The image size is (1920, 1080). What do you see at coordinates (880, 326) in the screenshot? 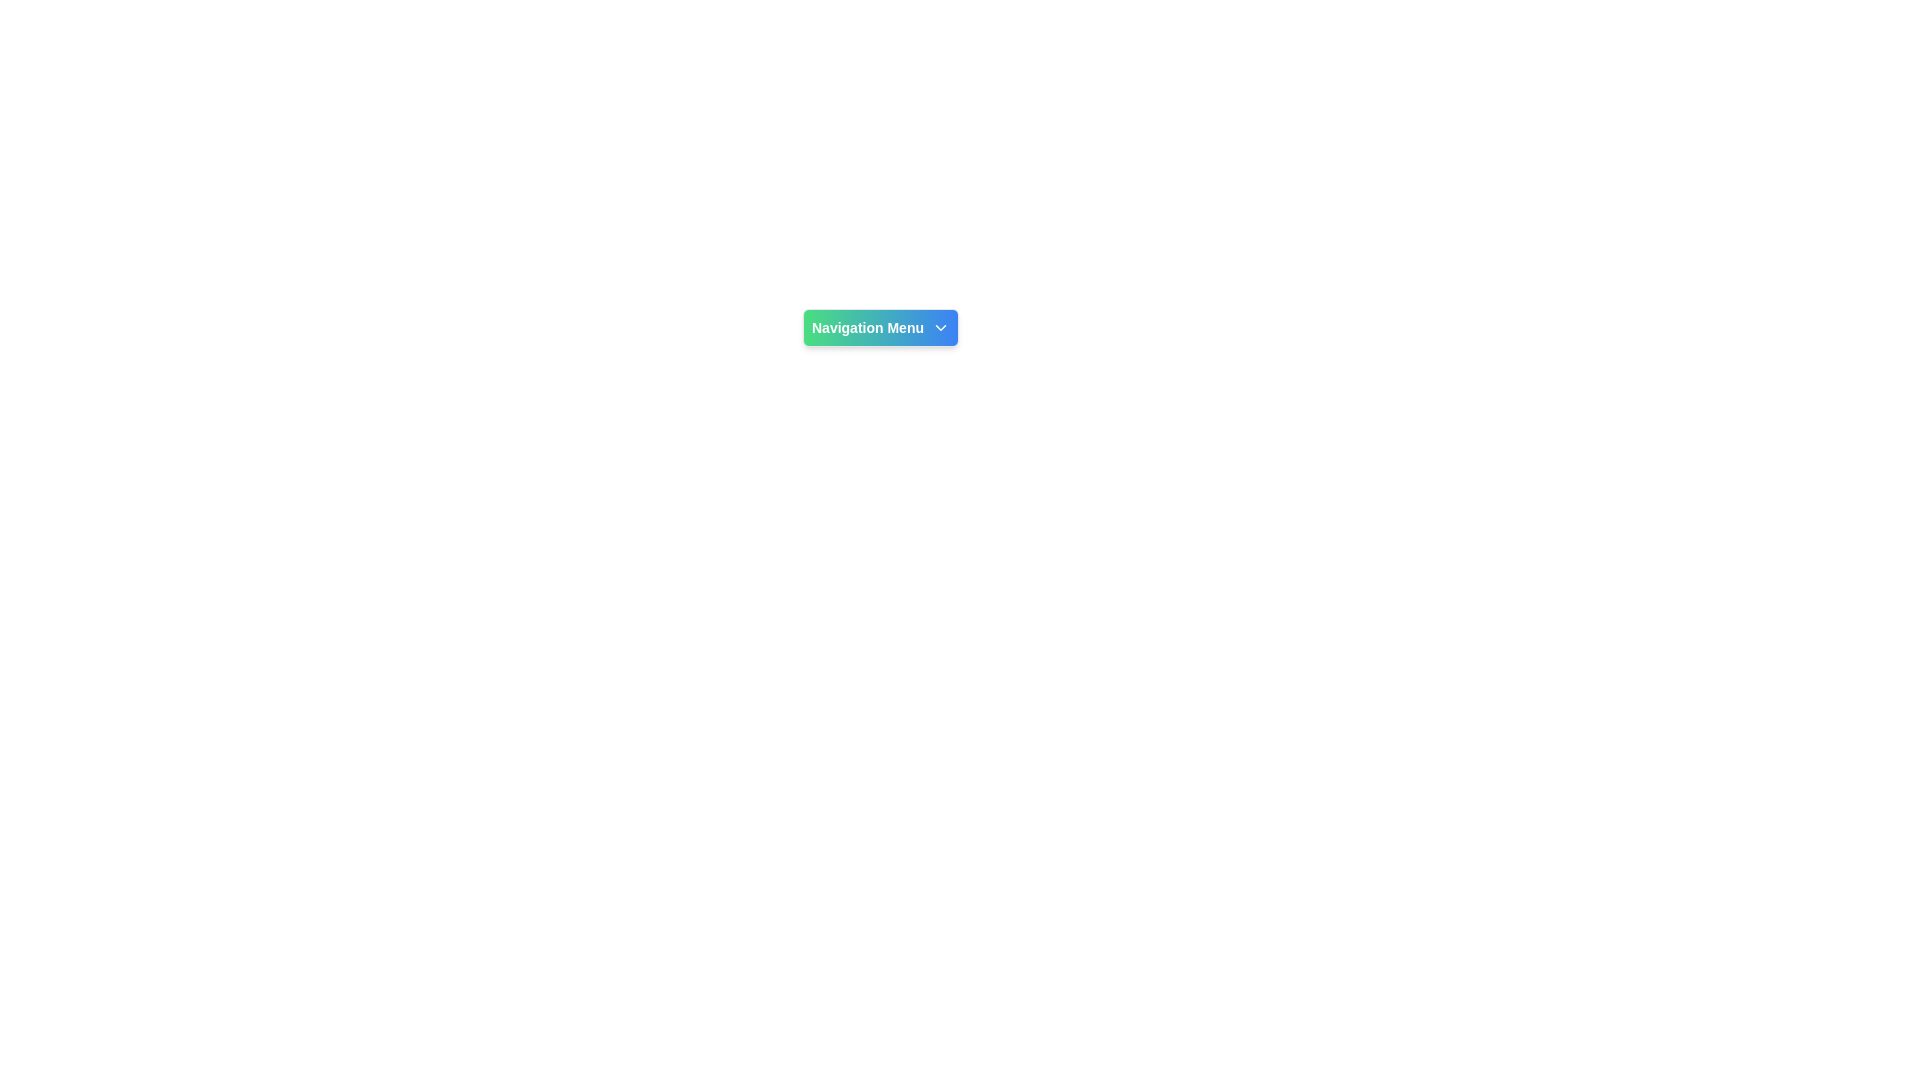
I see `the 'Navigation Menu' button, which is a compact rectangular button with a gradient background transitioning from green to blue, featuring white bold text and a down-chevron icon on the right` at bounding box center [880, 326].